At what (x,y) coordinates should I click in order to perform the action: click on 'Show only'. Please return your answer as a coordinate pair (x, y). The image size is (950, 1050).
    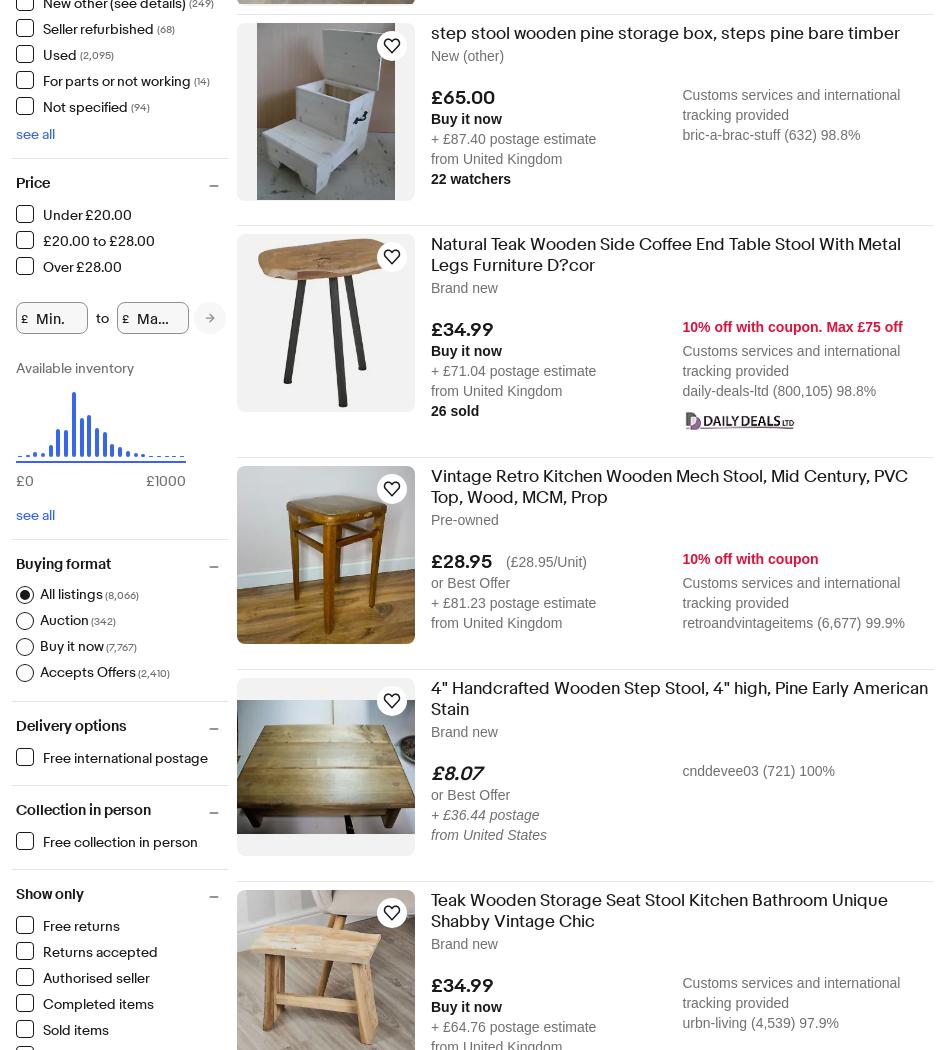
    Looking at the image, I should click on (15, 893).